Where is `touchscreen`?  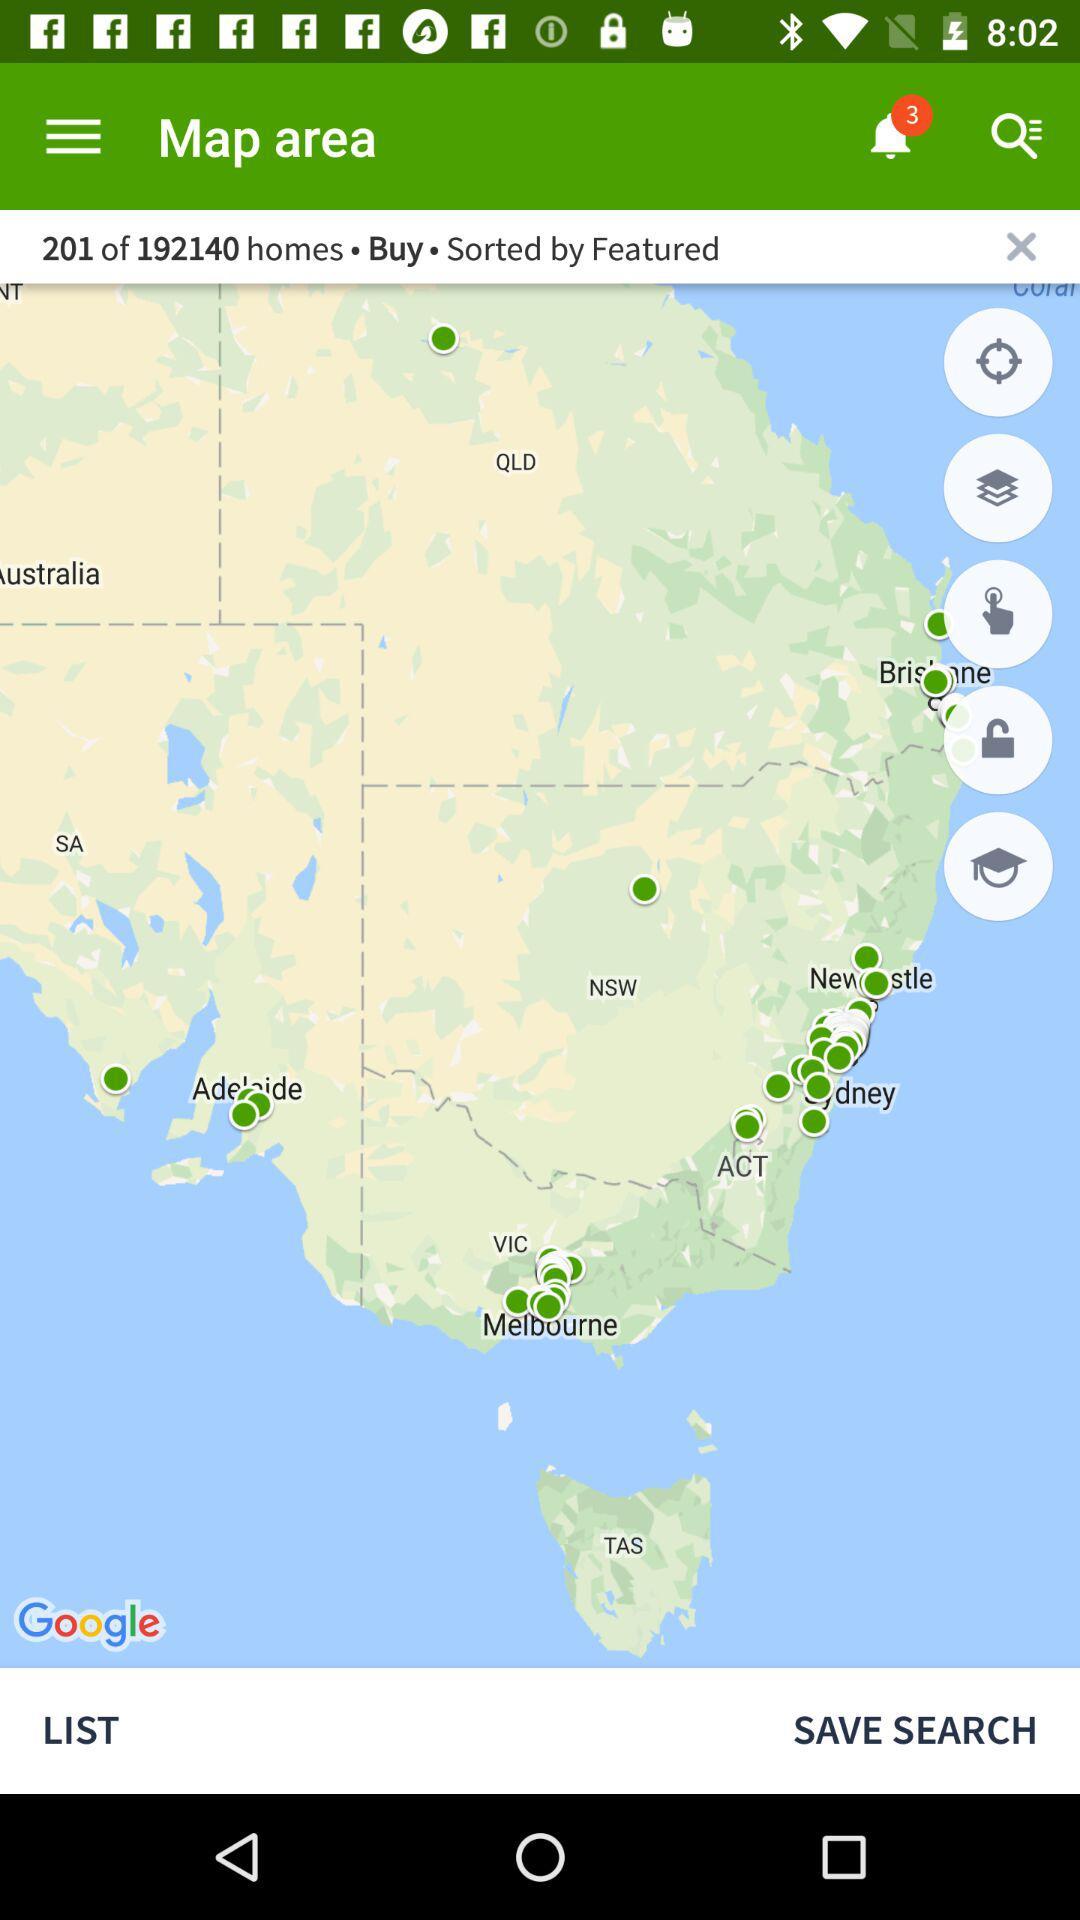
touchscreen is located at coordinates (998, 613).